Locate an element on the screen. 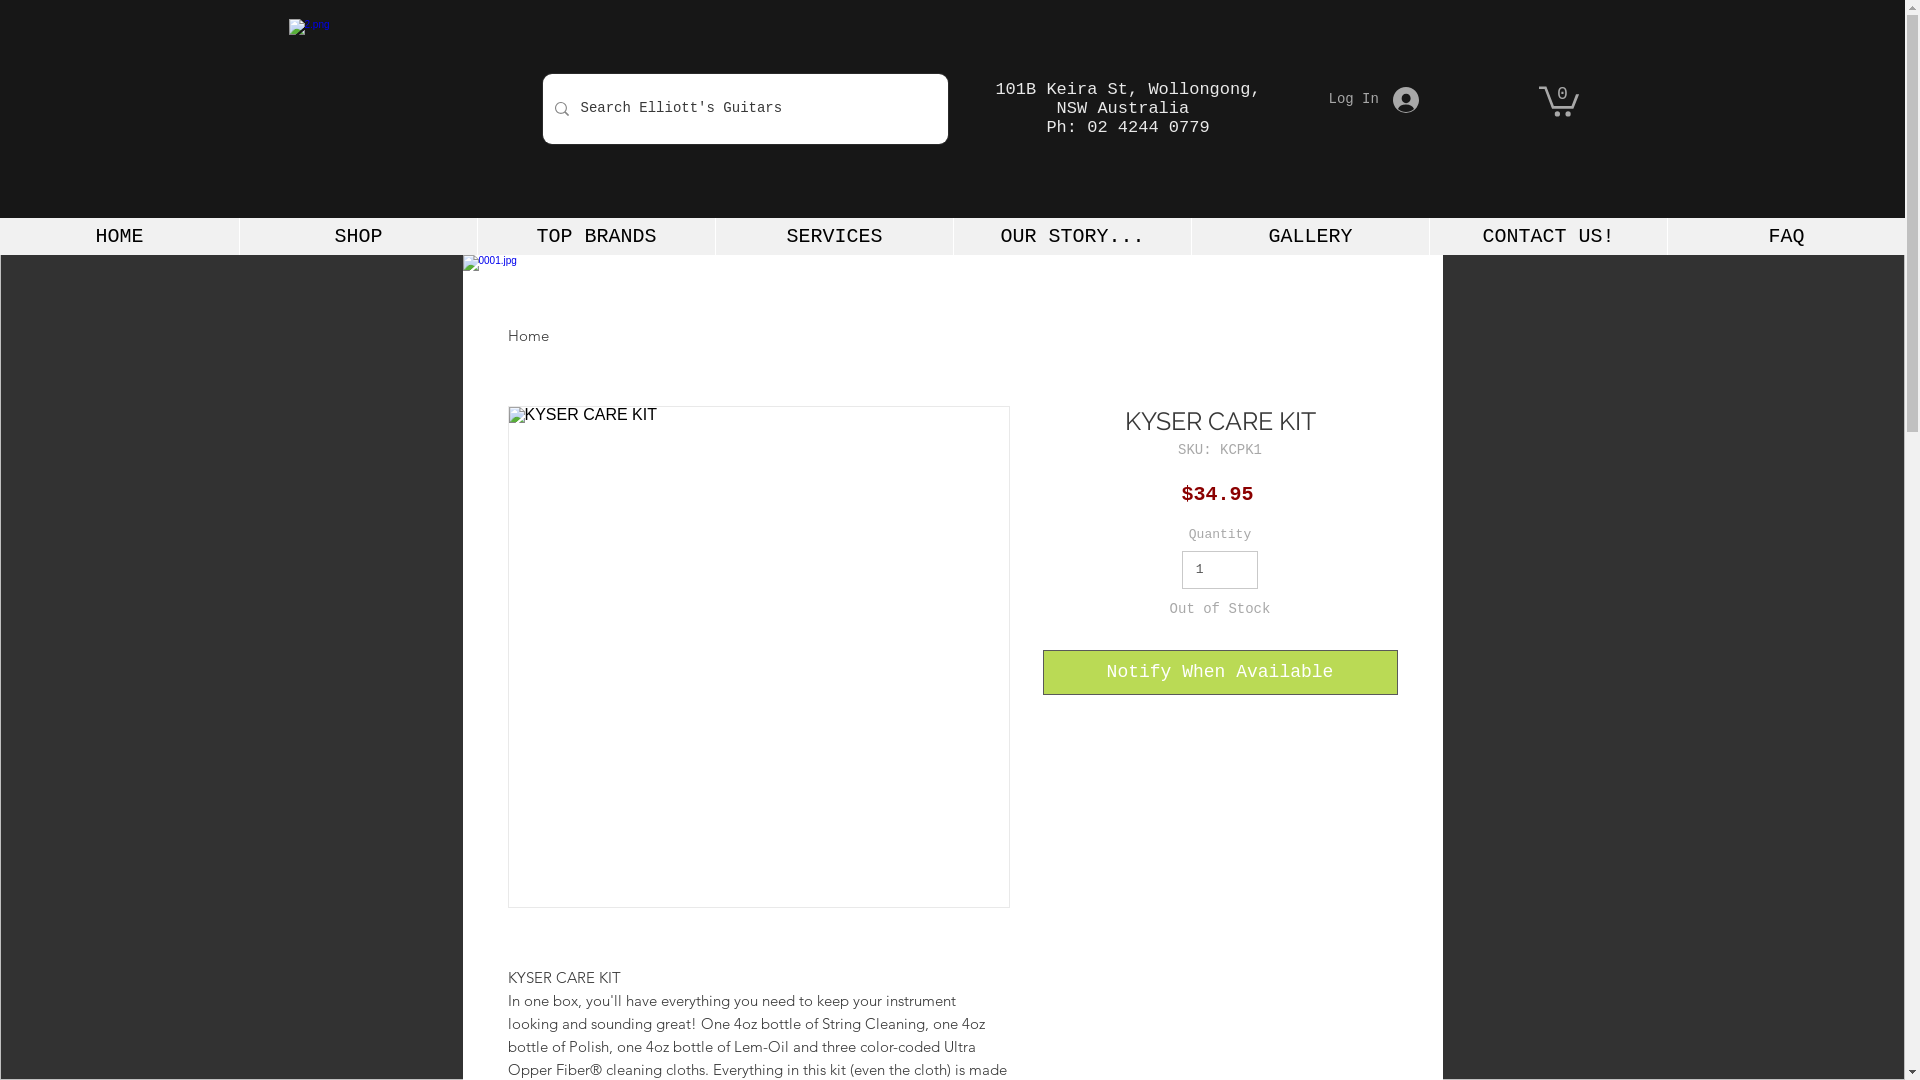 The width and height of the screenshot is (1920, 1080). 'HOME' is located at coordinates (118, 235).